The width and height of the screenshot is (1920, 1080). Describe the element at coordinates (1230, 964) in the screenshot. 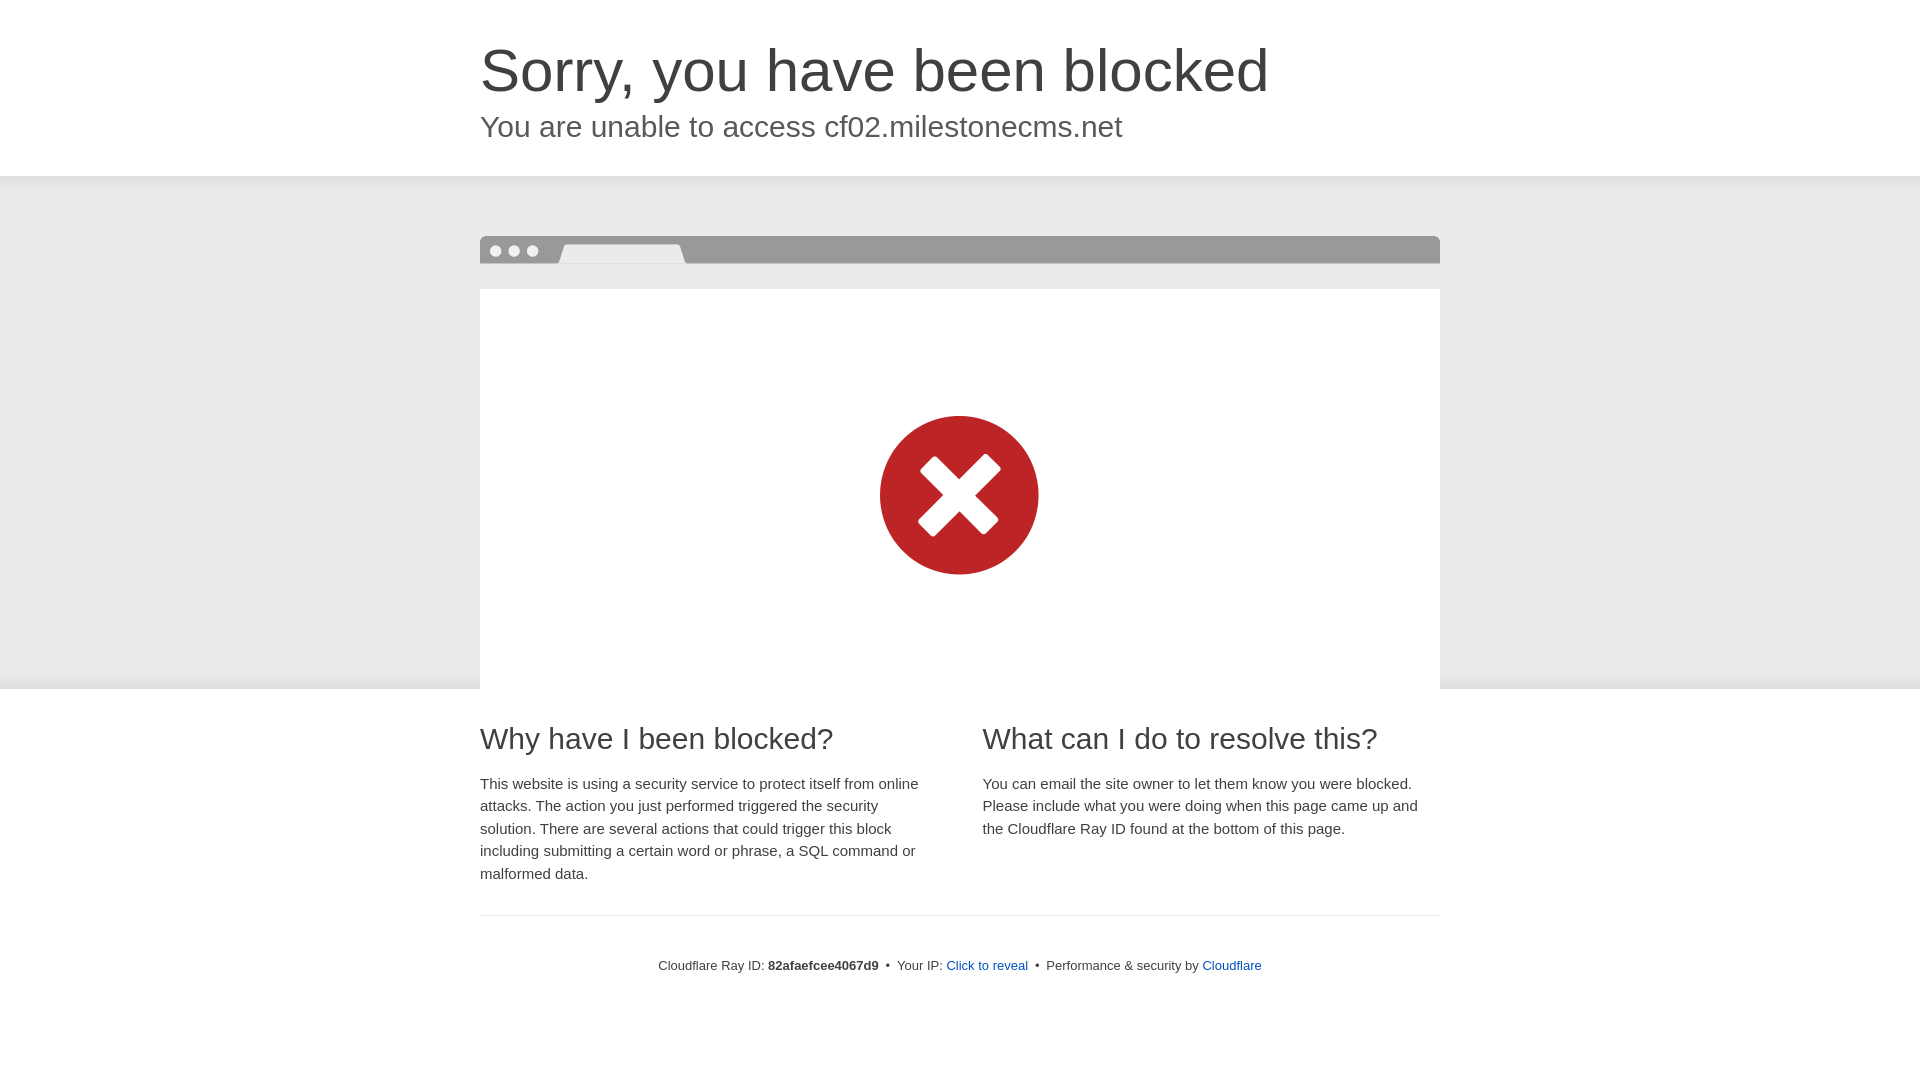

I see `'Cloudflare'` at that location.